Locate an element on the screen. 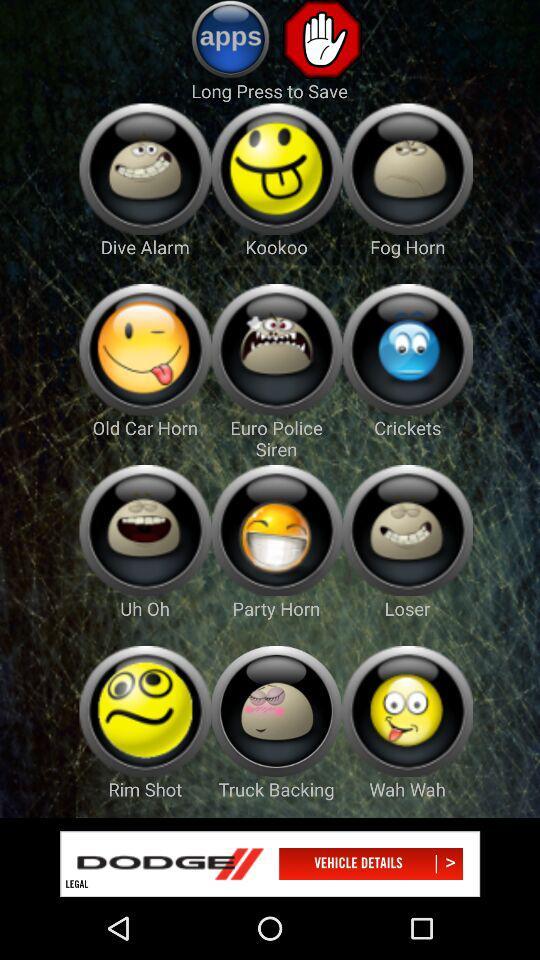 Image resolution: width=540 pixels, height=960 pixels. an option is located at coordinates (406, 168).